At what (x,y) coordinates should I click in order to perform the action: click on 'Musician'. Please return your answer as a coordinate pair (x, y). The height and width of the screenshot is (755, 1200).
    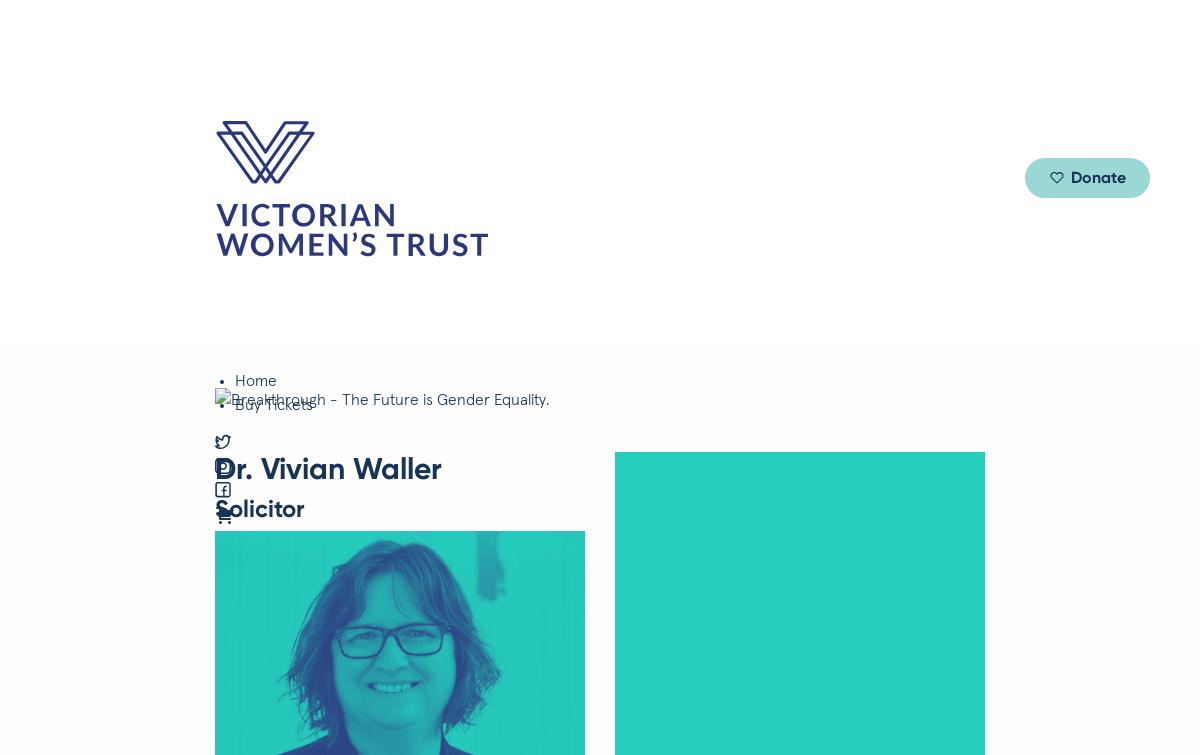
    Looking at the image, I should click on (300, 389).